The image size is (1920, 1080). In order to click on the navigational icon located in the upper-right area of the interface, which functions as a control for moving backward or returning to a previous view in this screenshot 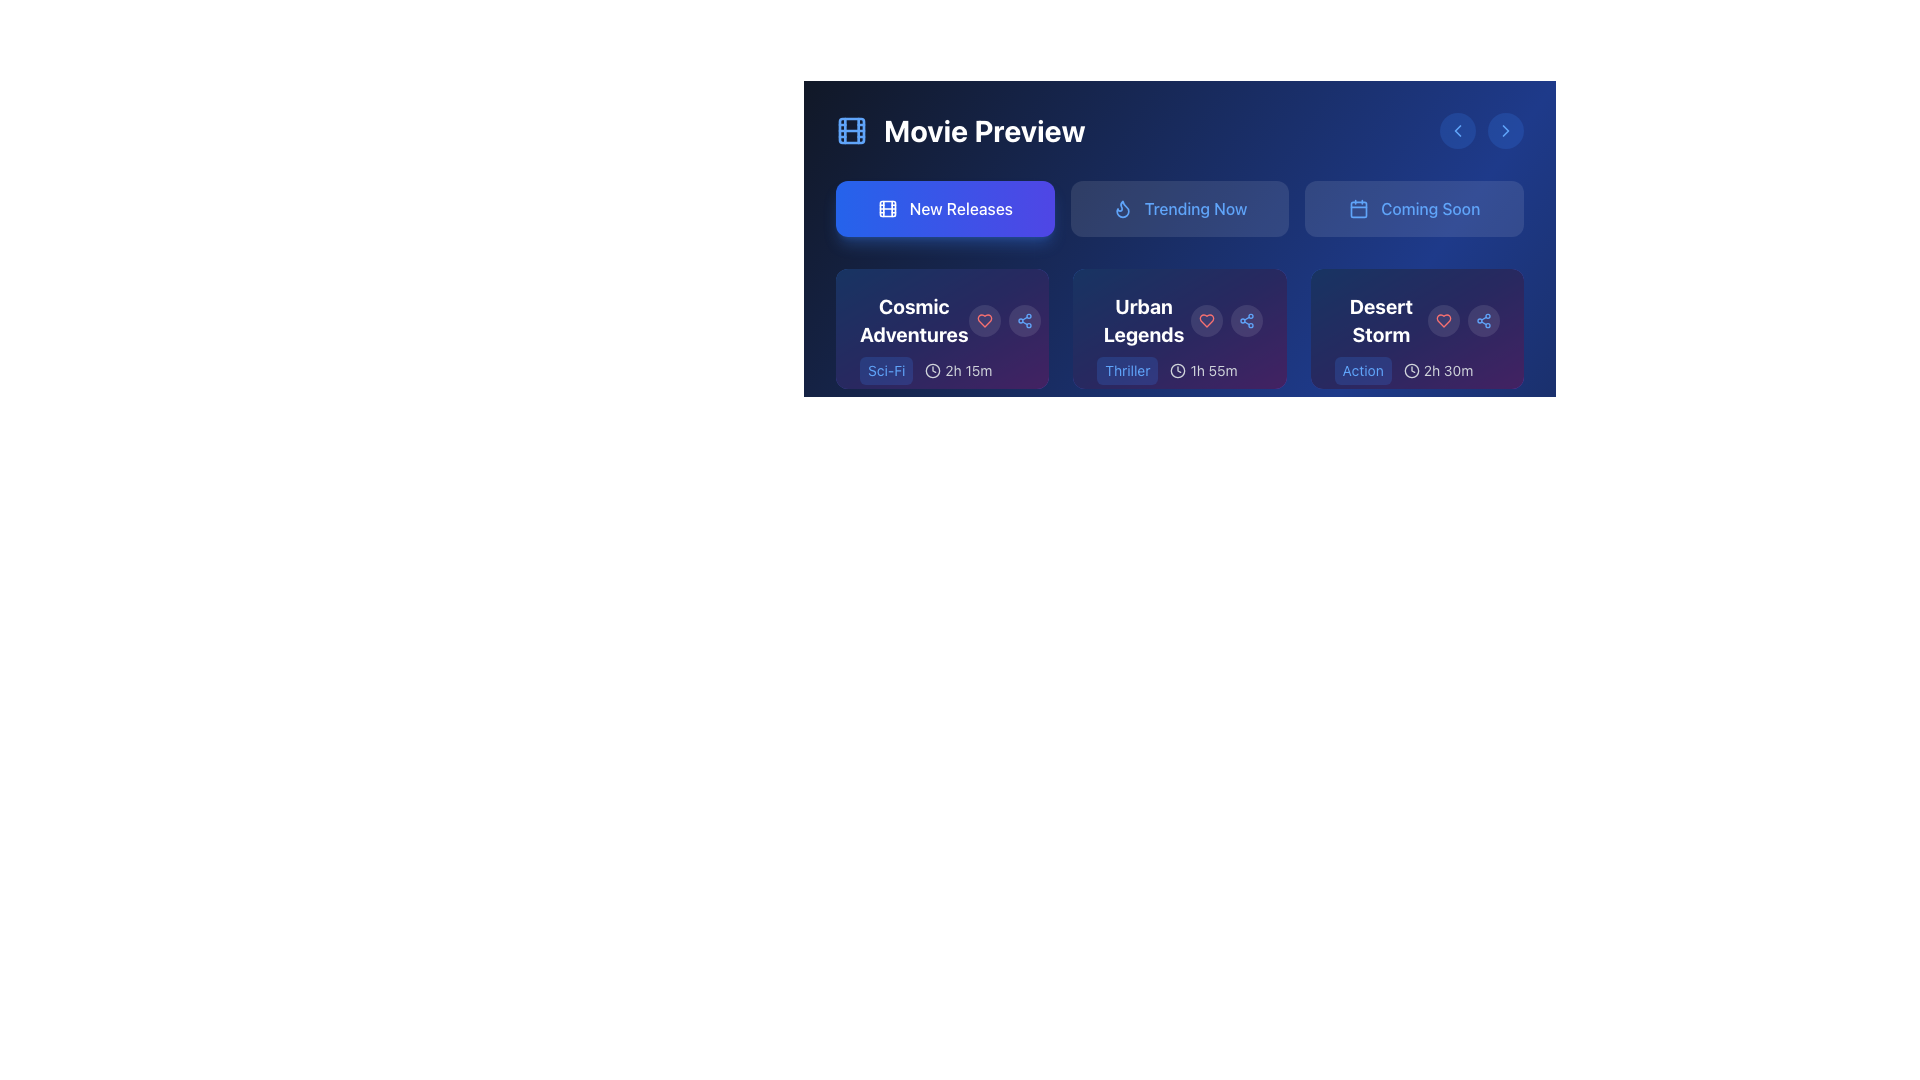, I will do `click(1458, 131)`.